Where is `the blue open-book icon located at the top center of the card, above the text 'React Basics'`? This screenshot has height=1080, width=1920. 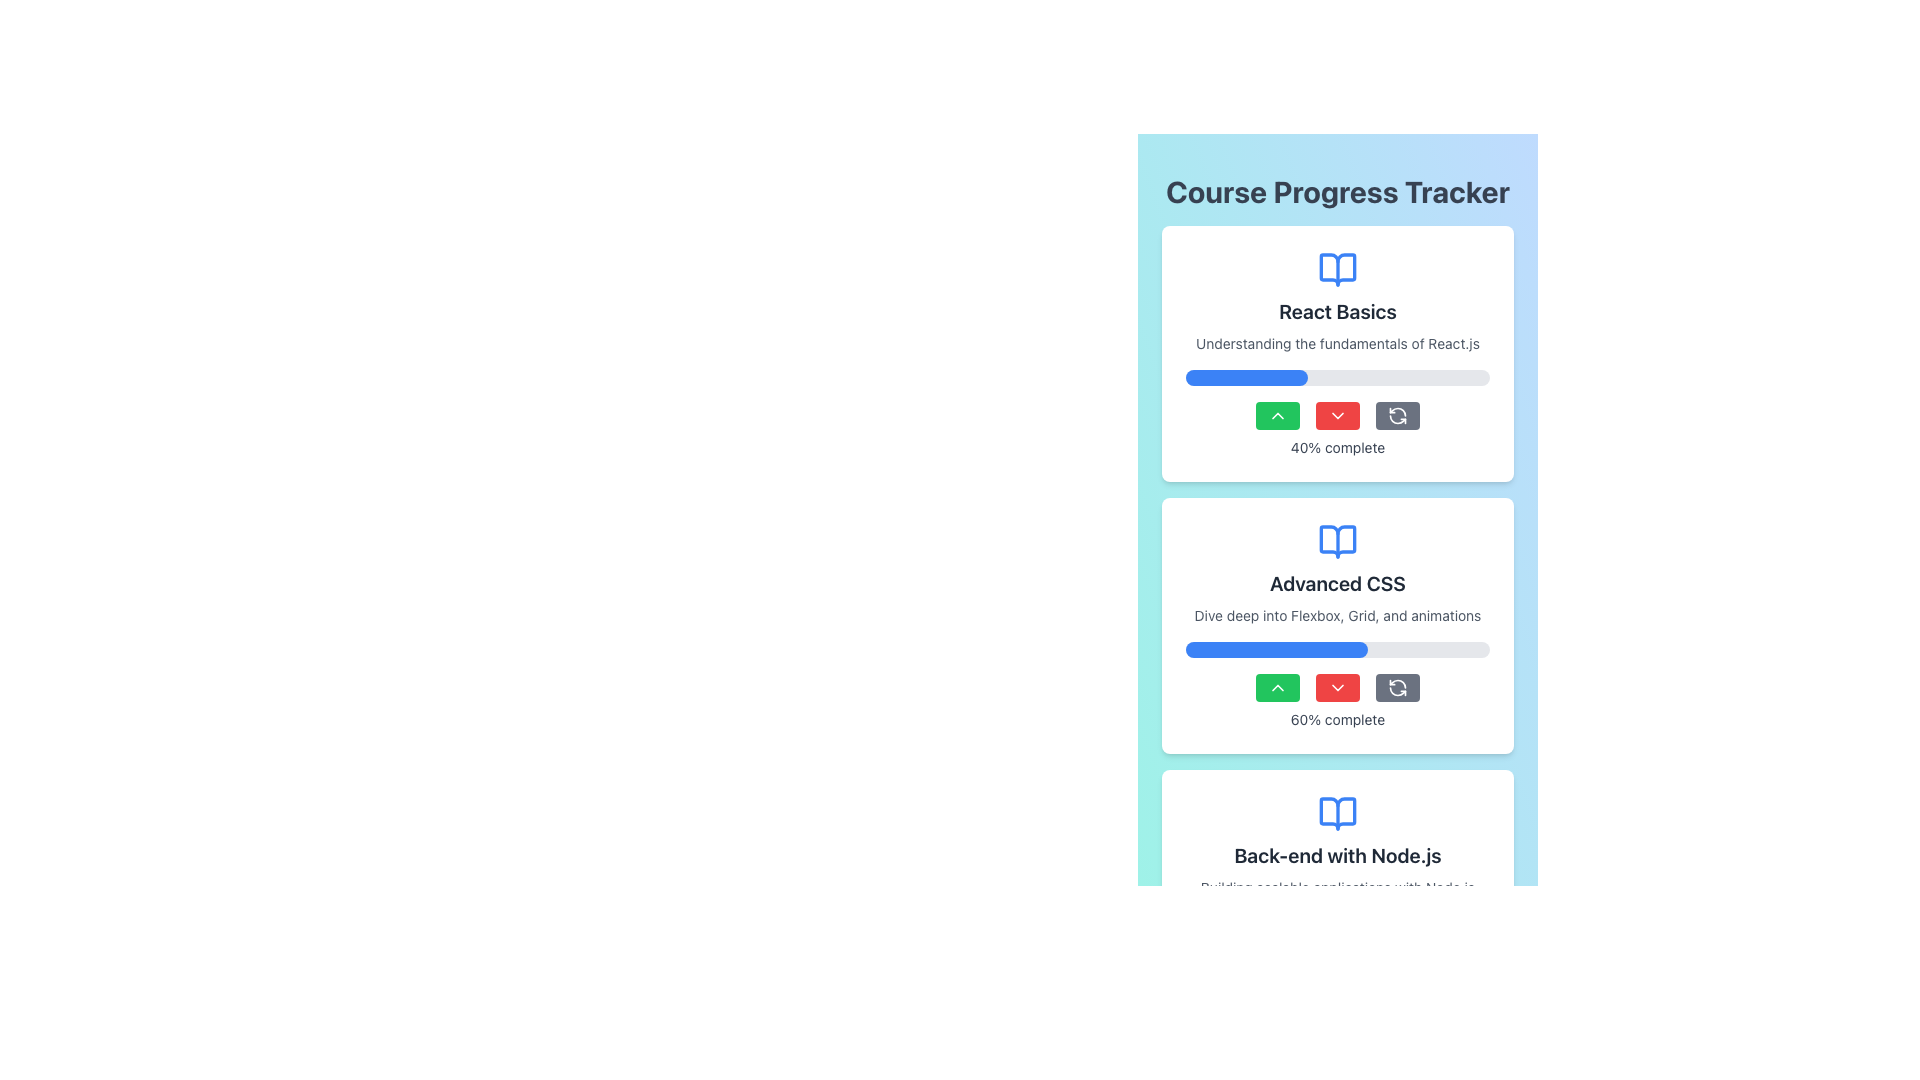 the blue open-book icon located at the top center of the card, above the text 'React Basics' is located at coordinates (1338, 270).